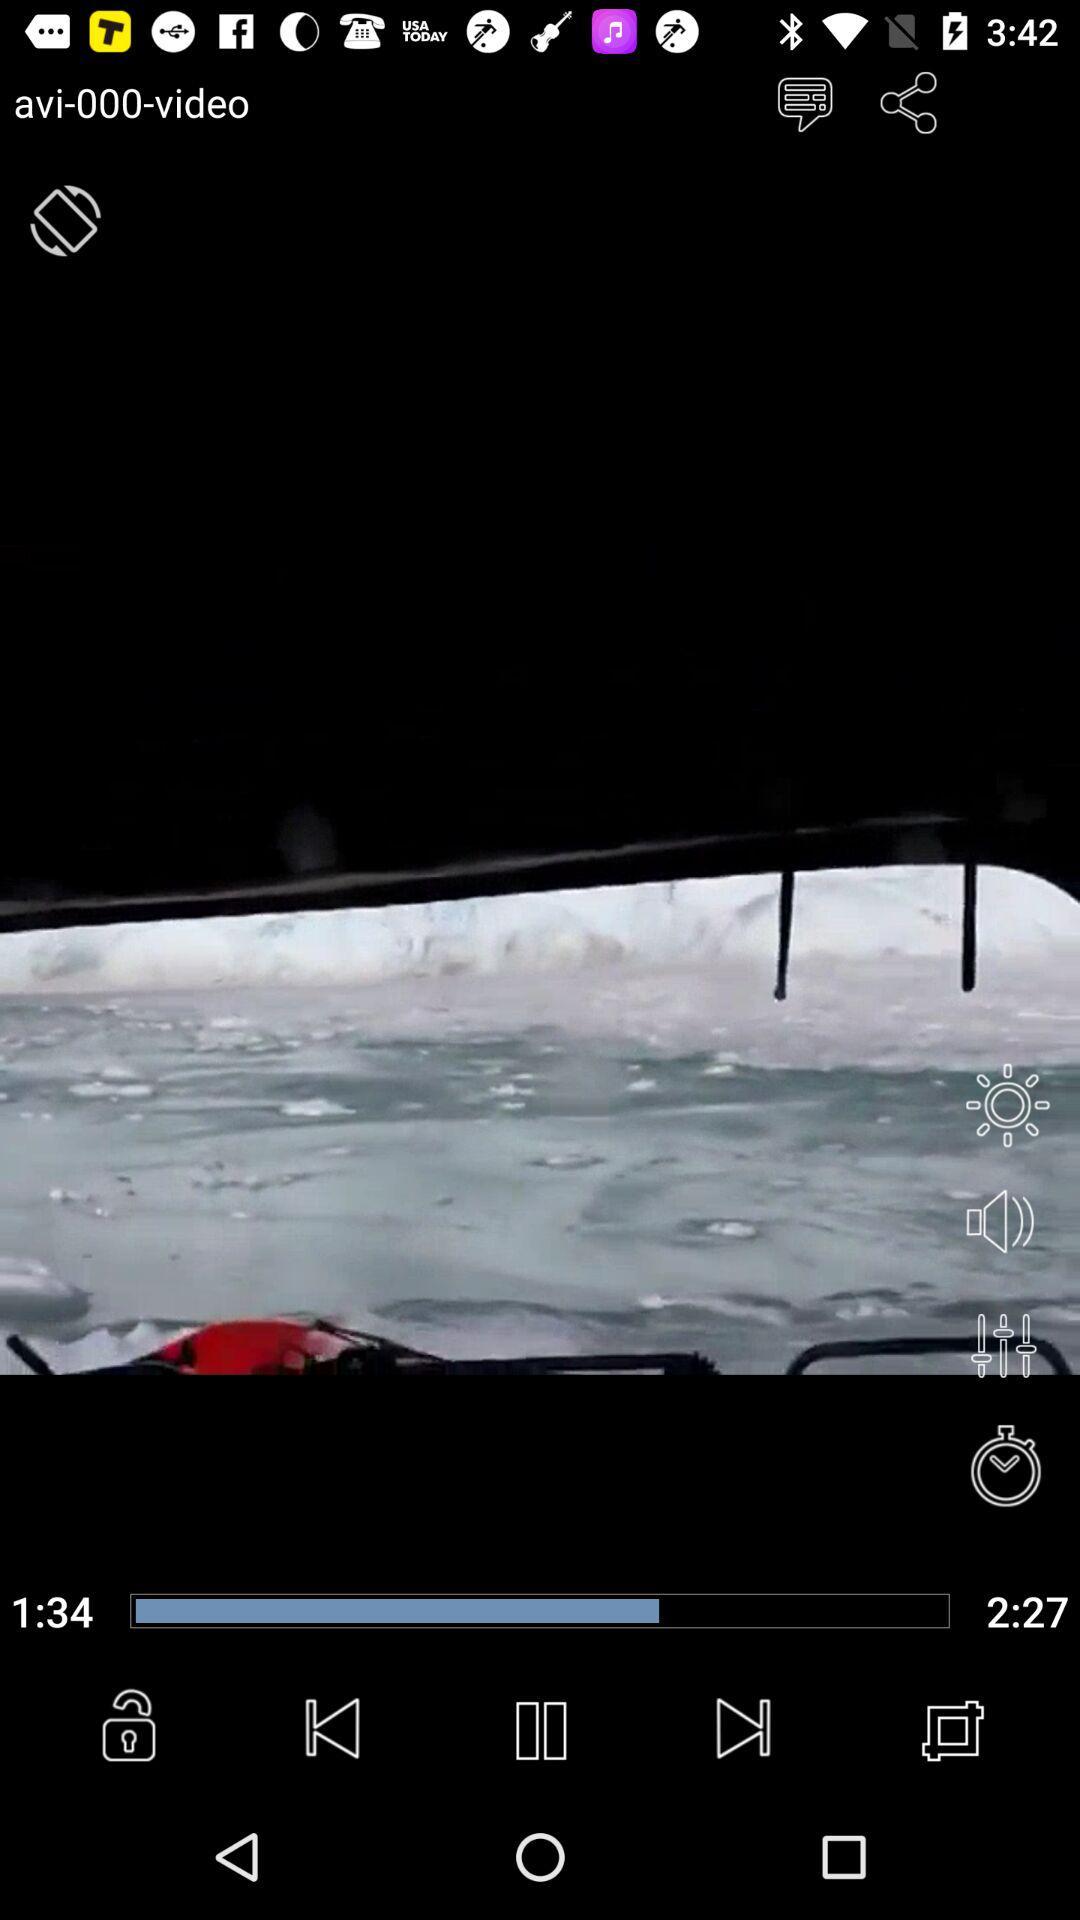 The image size is (1080, 1920). Describe the element at coordinates (128, 1730) in the screenshot. I see `the lock icon` at that location.